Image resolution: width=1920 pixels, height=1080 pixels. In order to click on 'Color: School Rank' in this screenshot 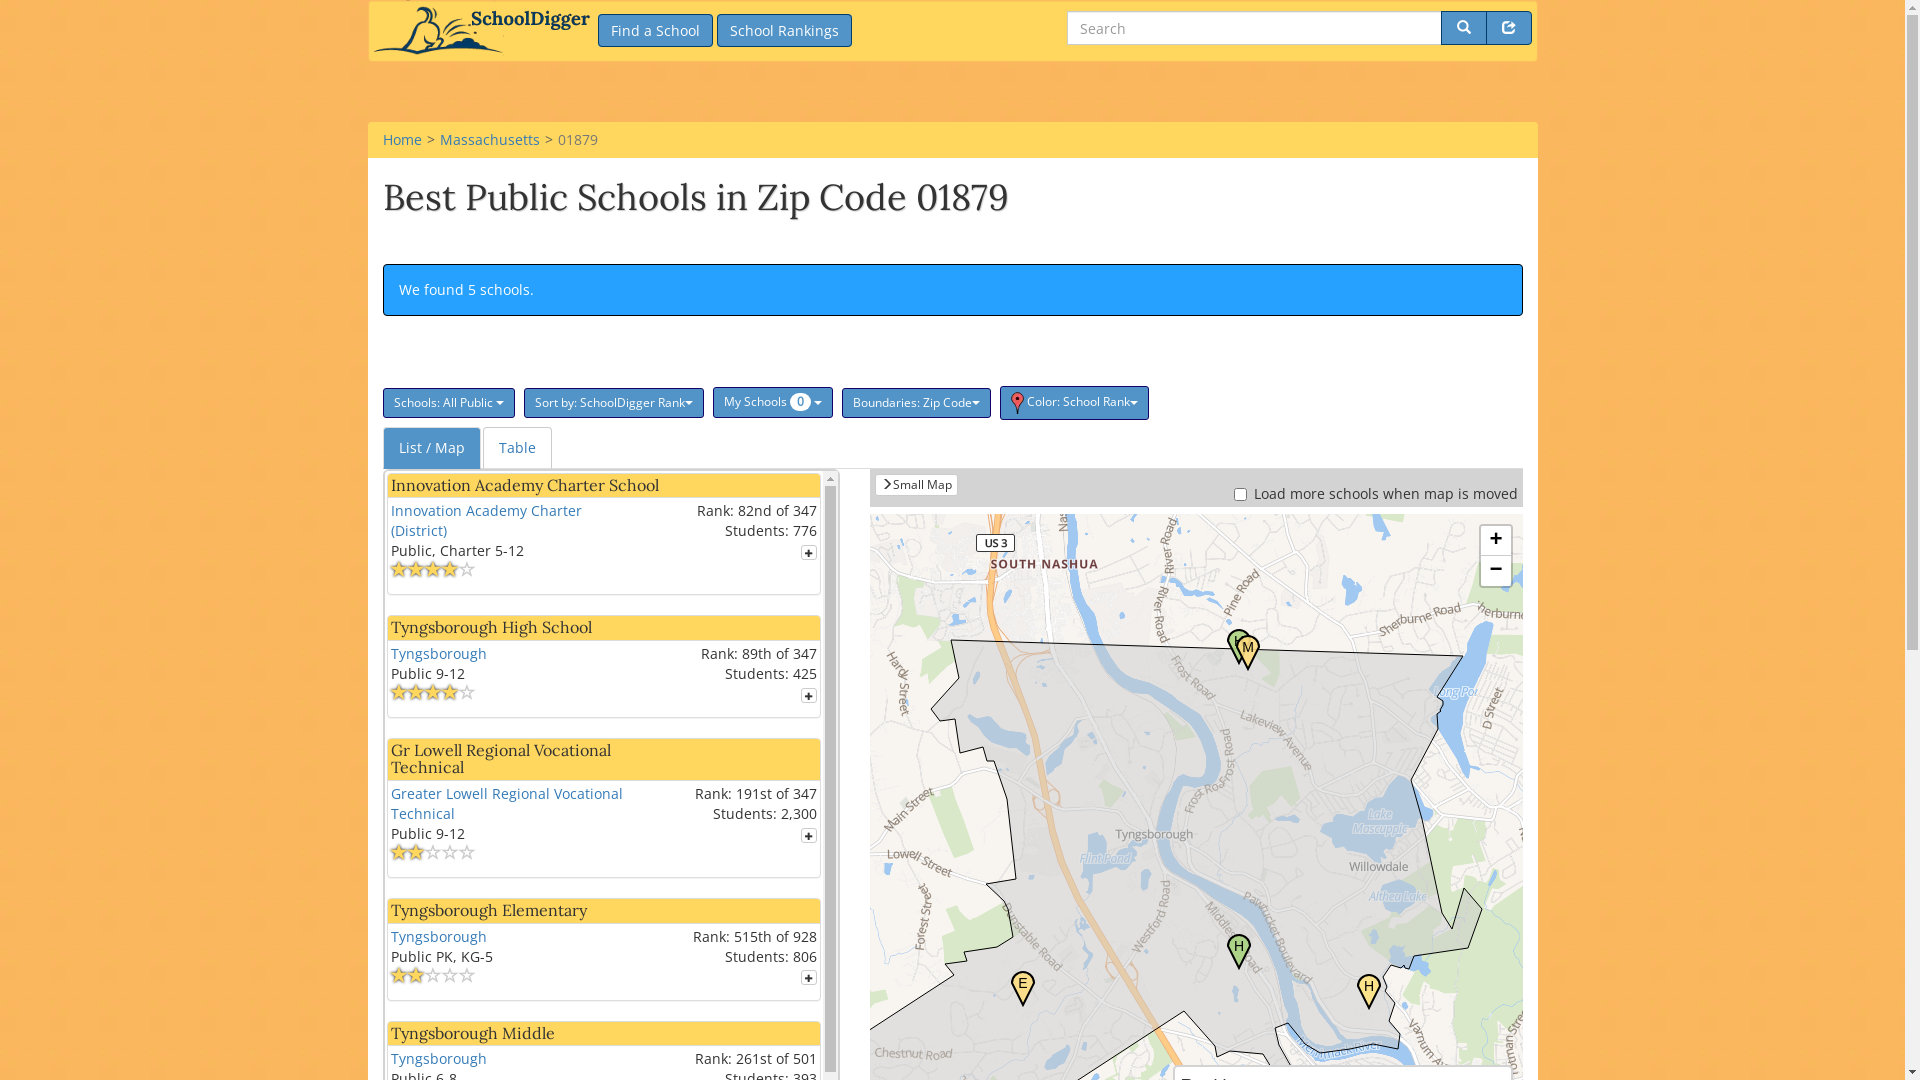, I will do `click(1073, 402)`.